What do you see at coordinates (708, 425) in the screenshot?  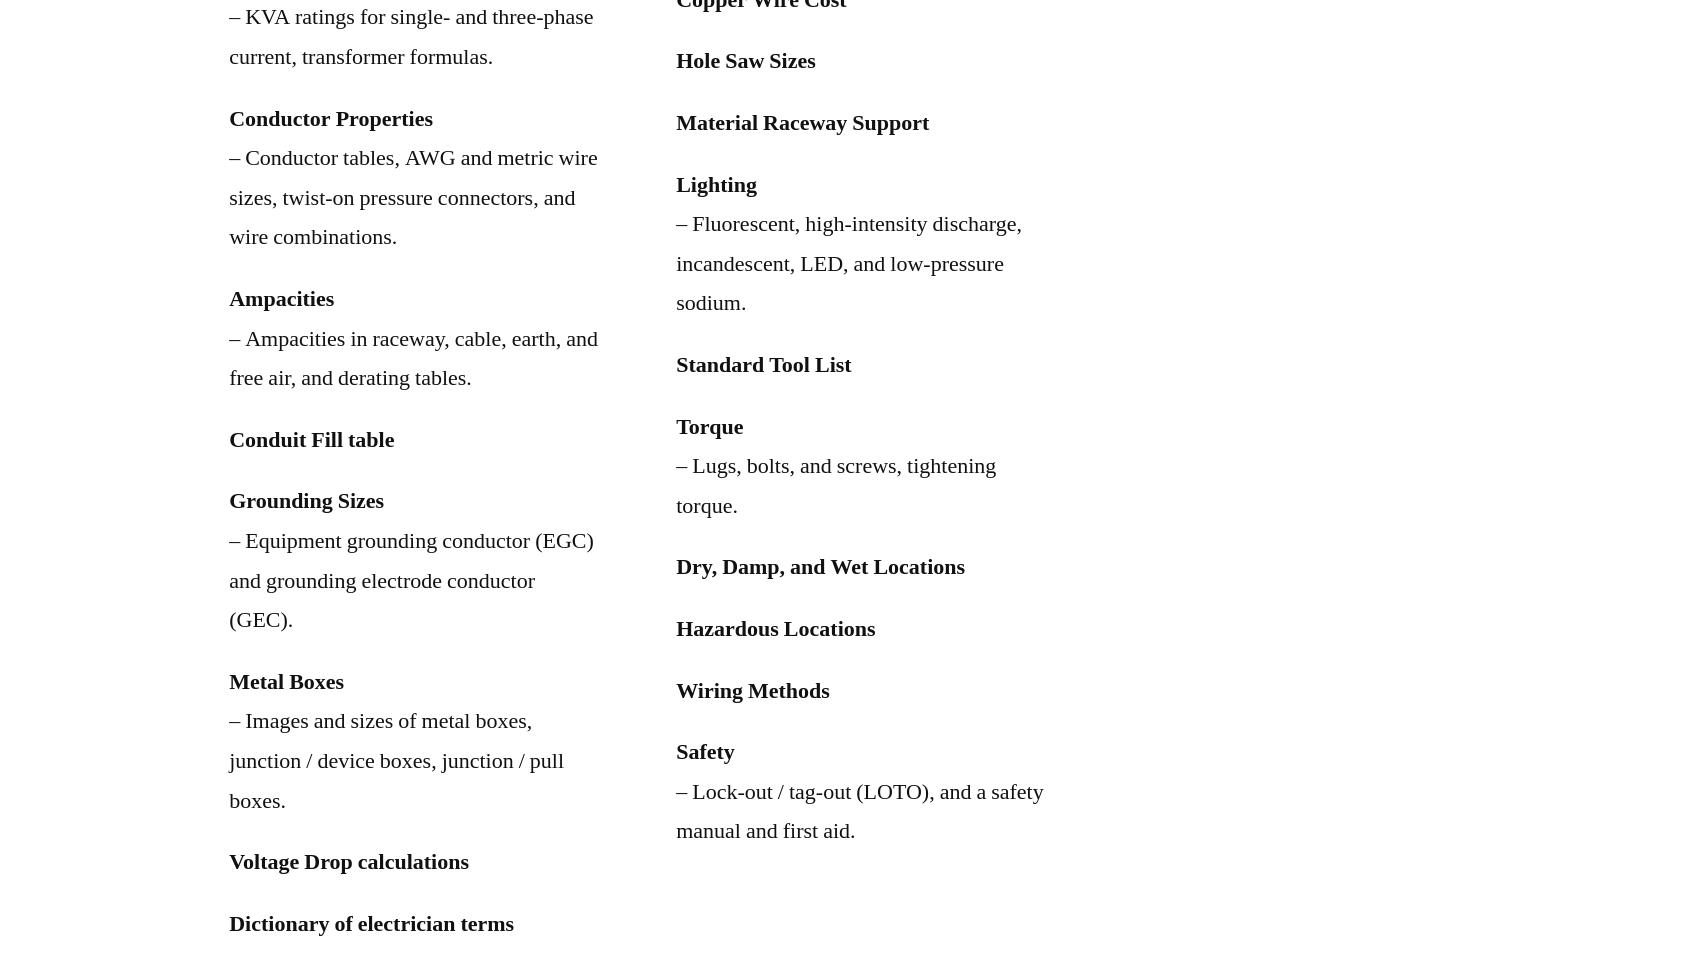 I see `'Torque'` at bounding box center [708, 425].